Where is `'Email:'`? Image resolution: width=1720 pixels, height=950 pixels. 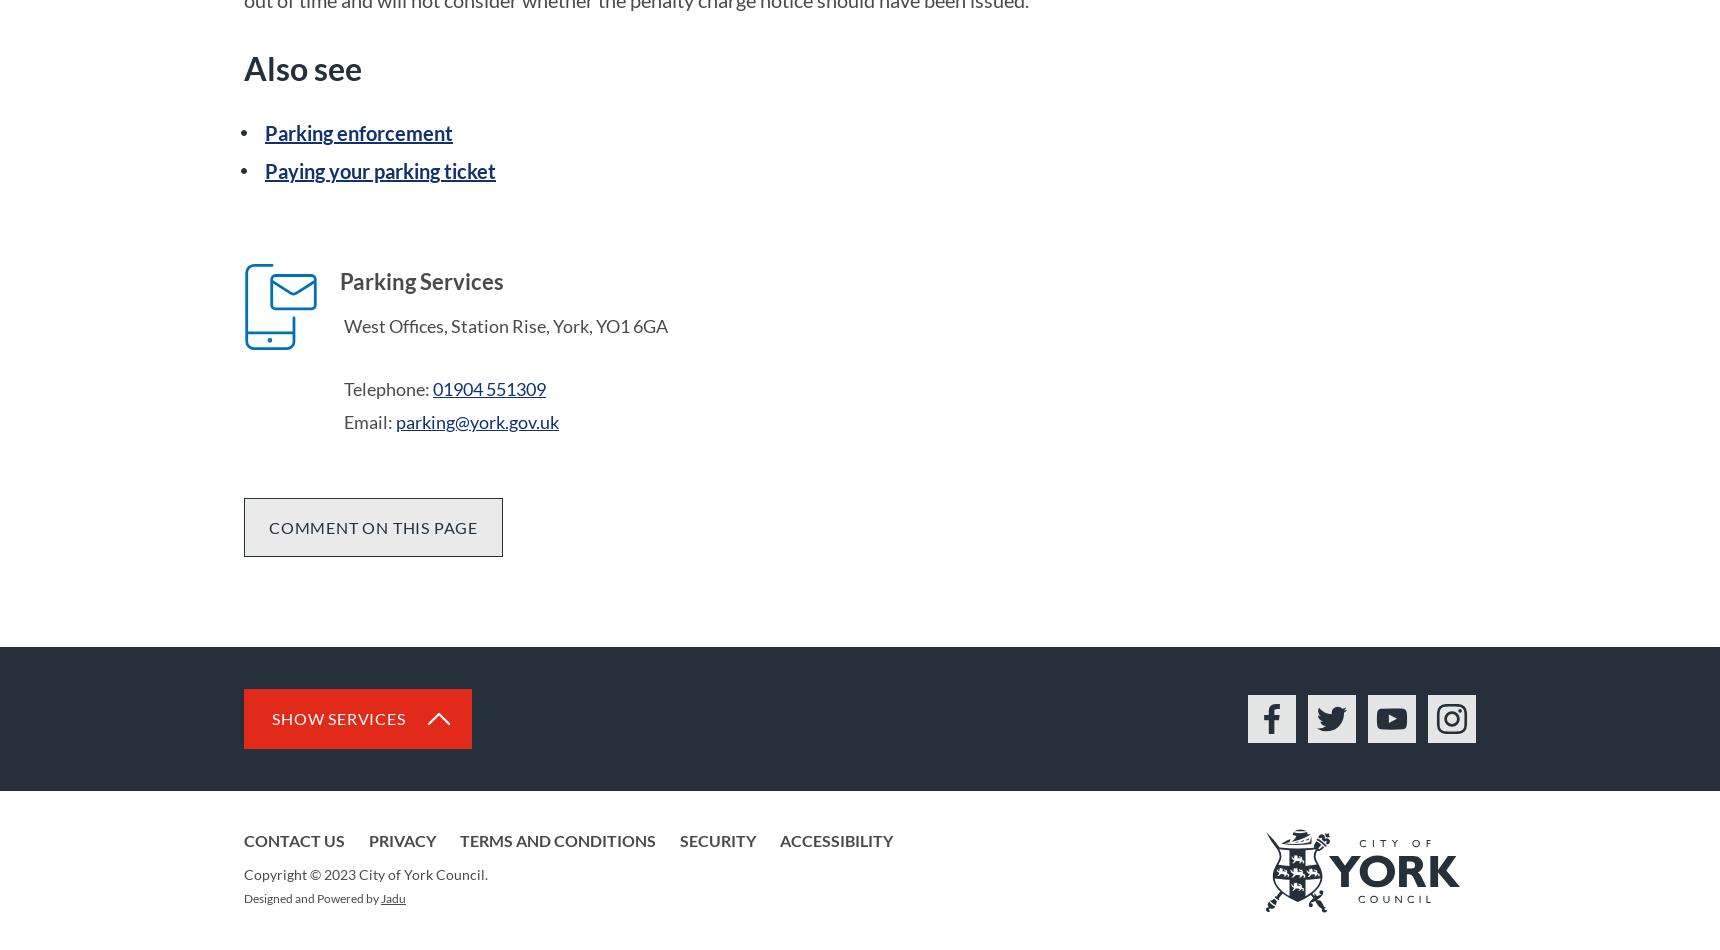 'Email:' is located at coordinates (368, 420).